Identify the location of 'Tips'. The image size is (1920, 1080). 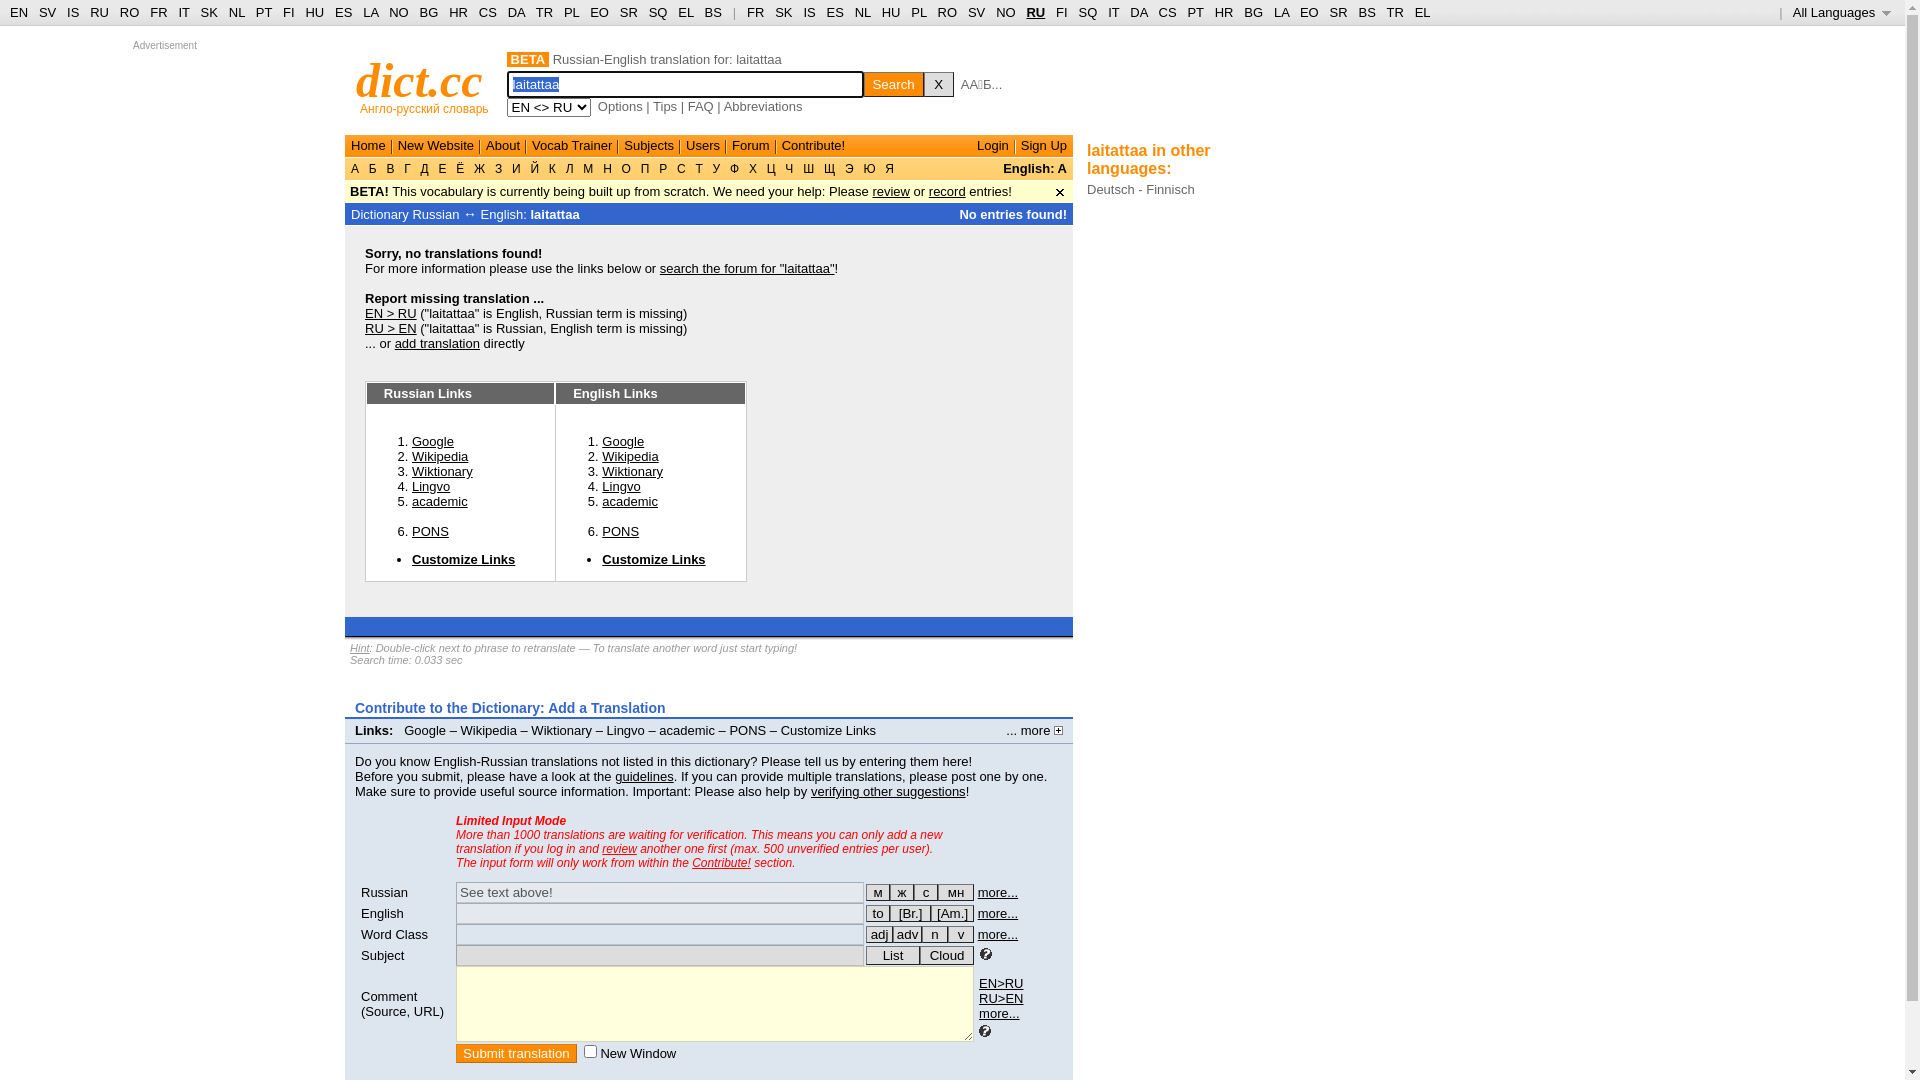
(665, 106).